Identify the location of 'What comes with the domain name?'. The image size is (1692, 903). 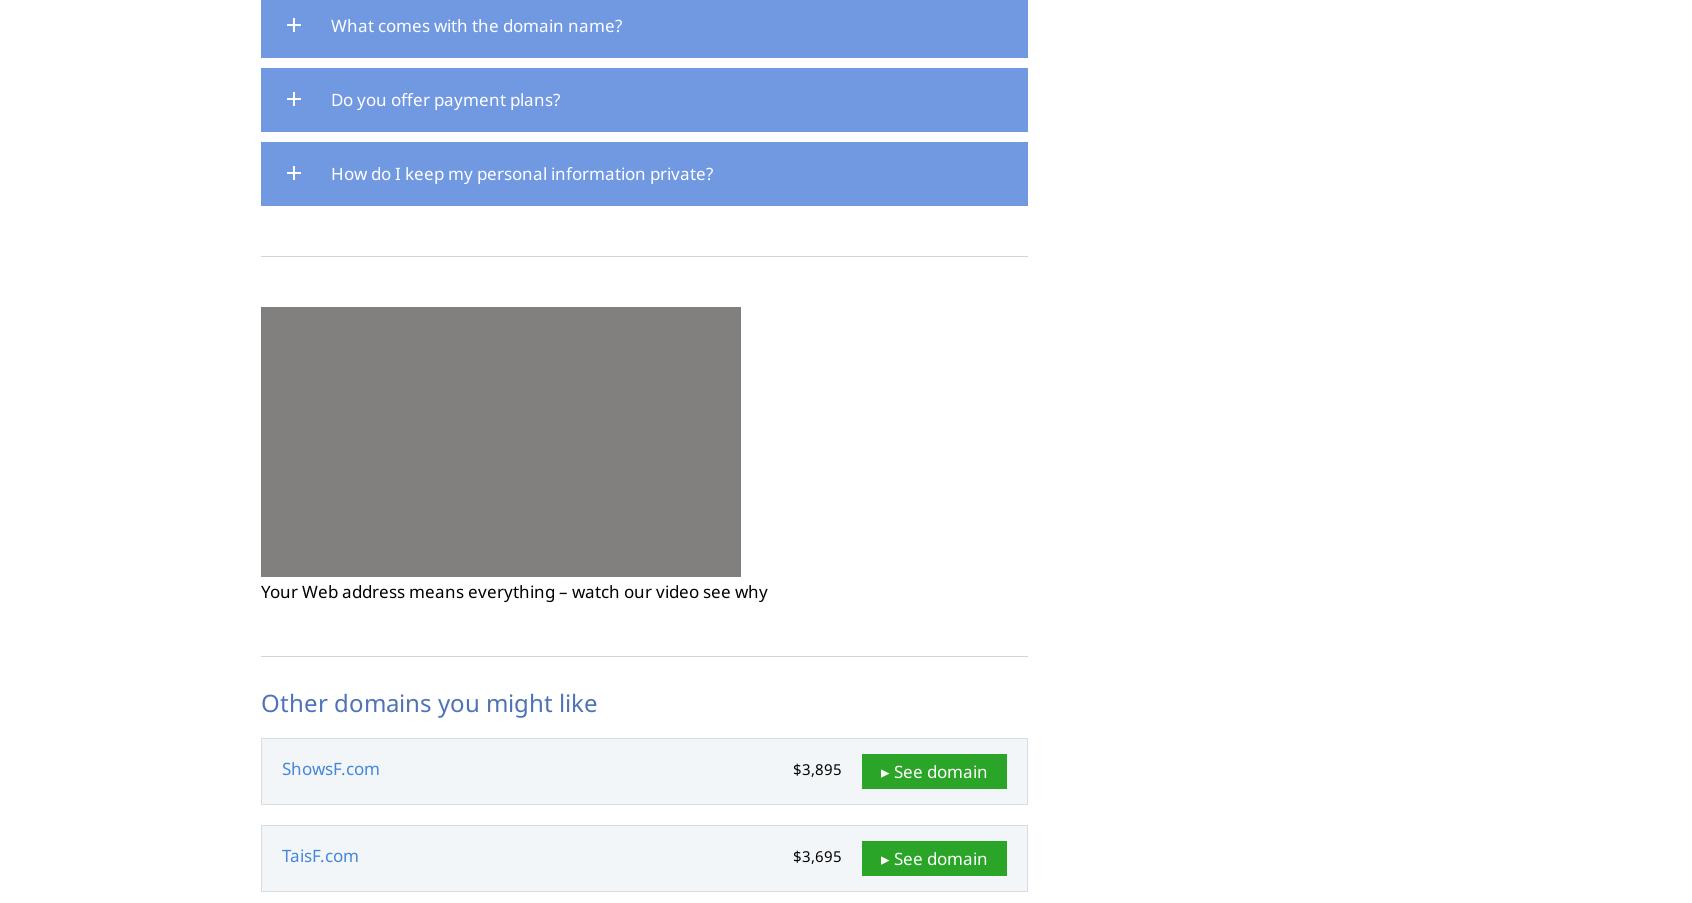
(329, 24).